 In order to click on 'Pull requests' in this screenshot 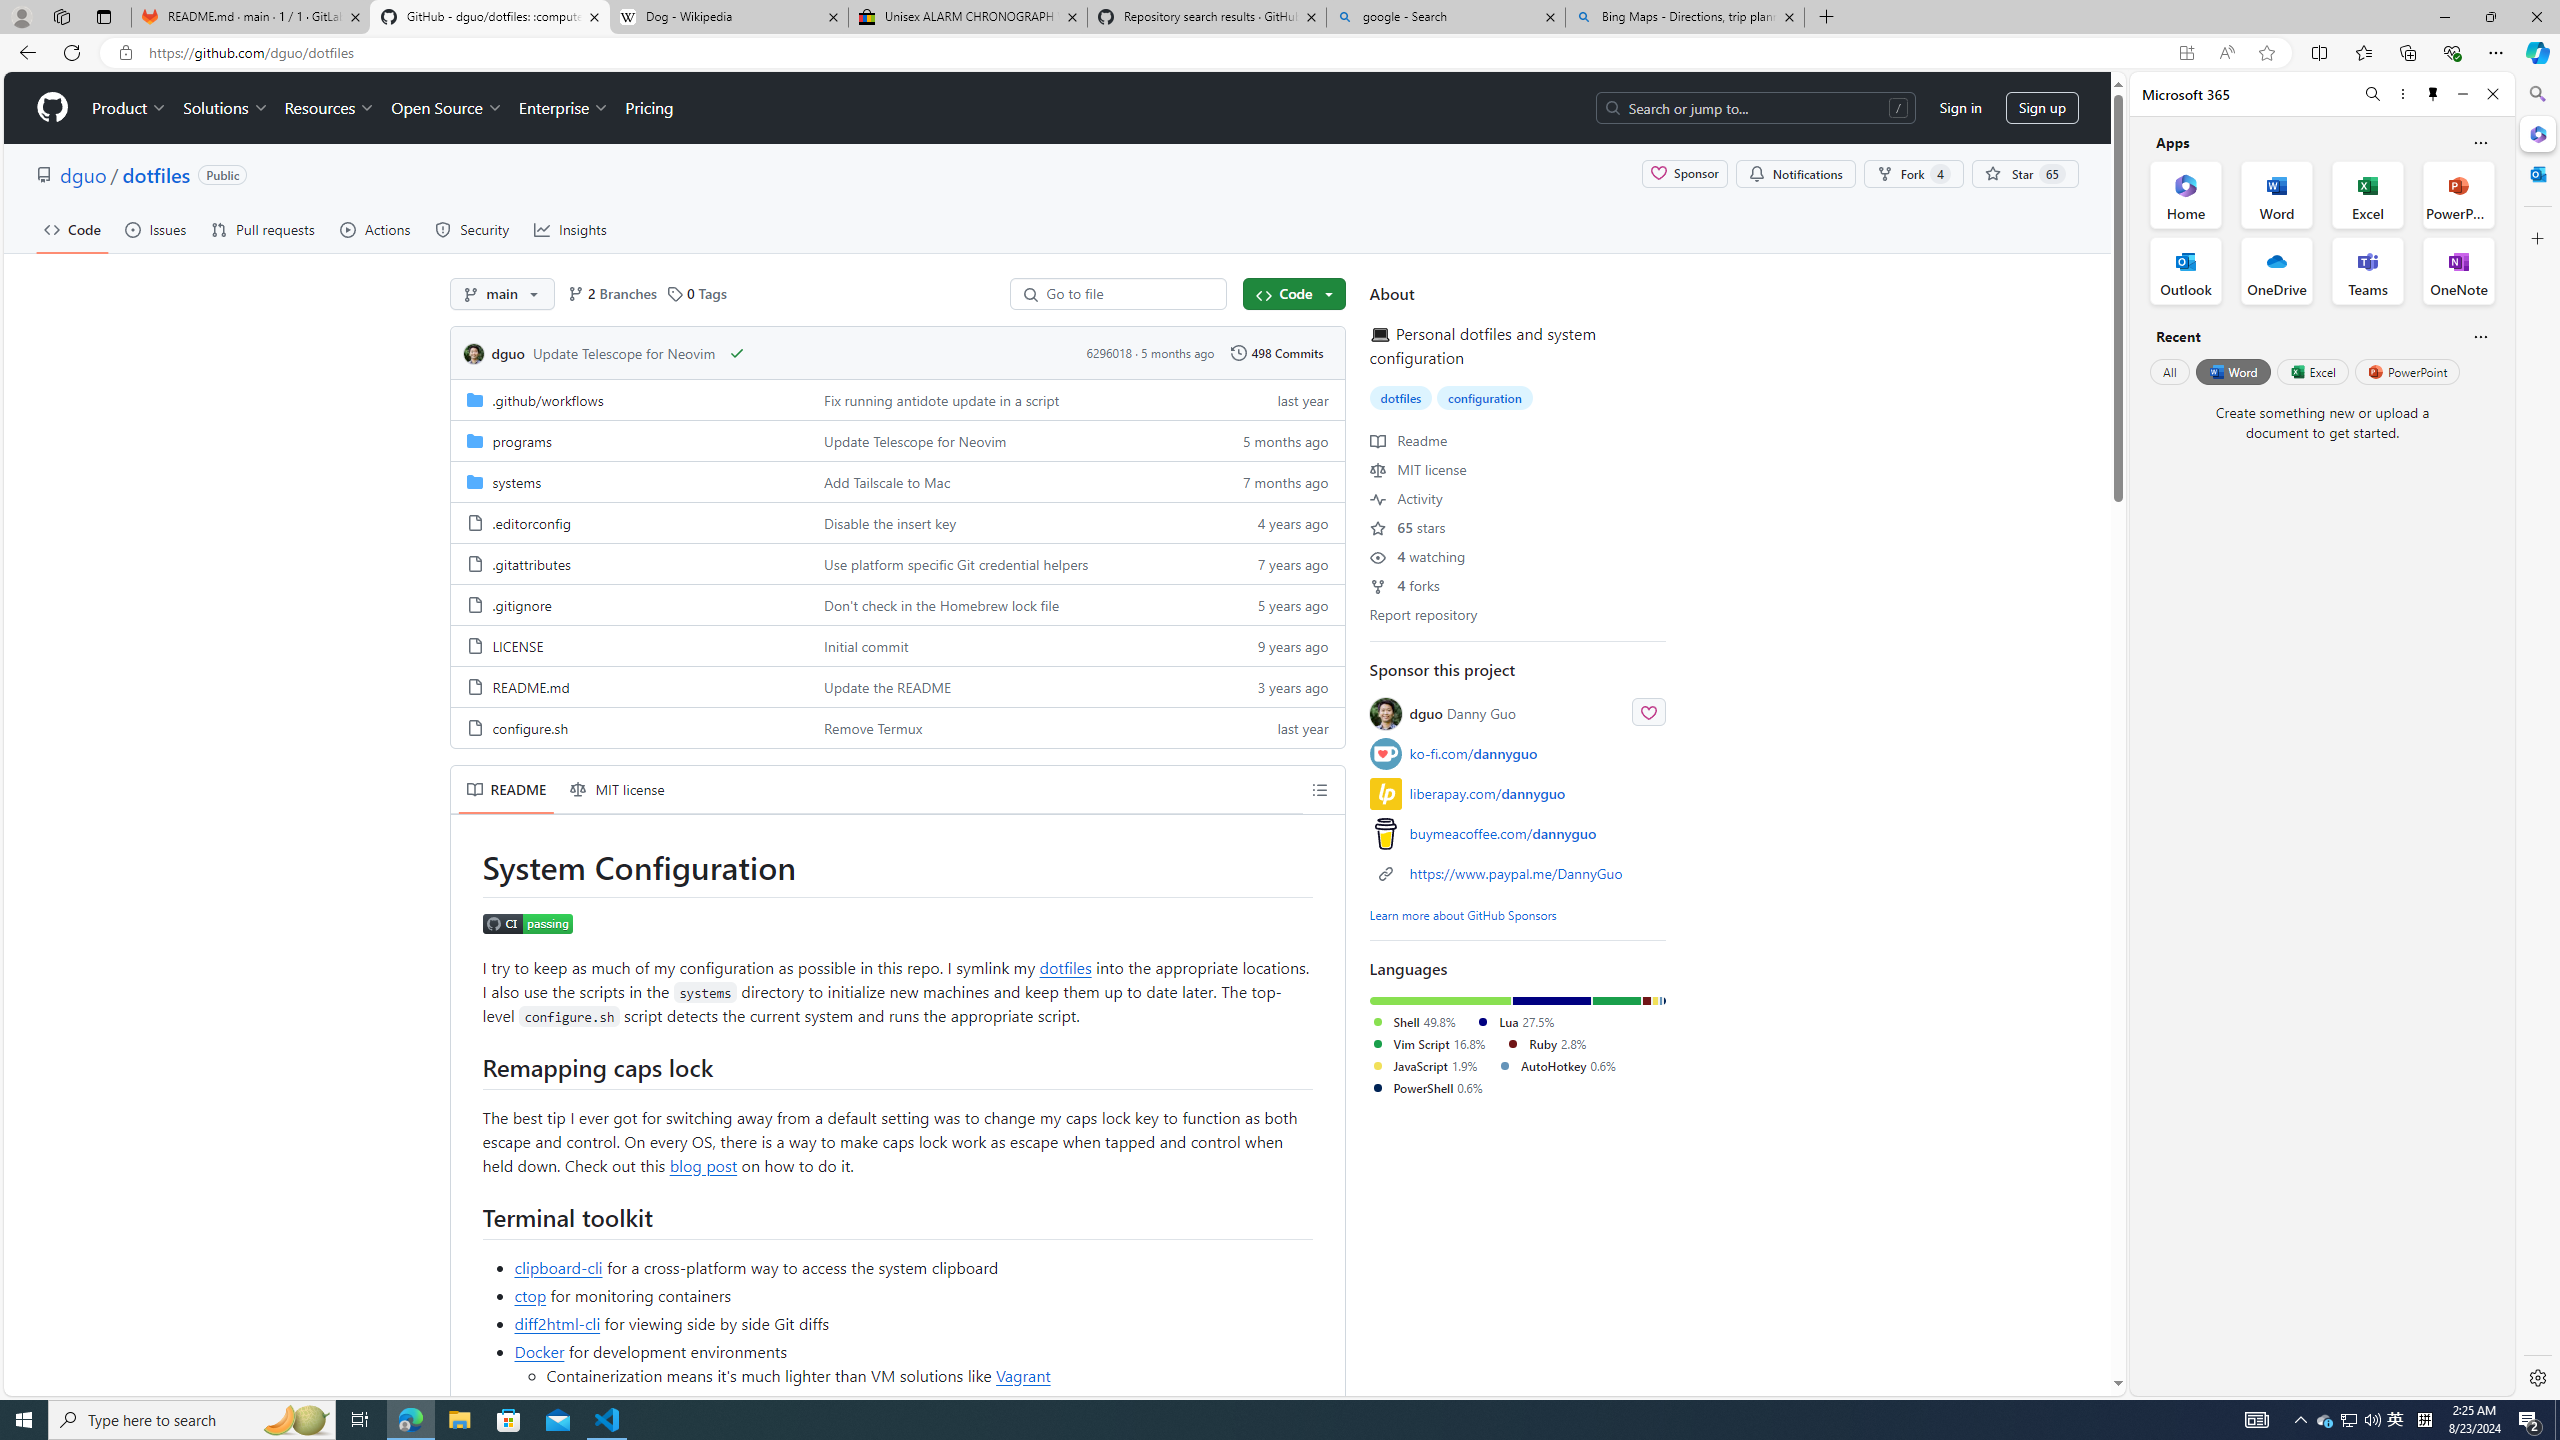, I will do `click(262, 229)`.